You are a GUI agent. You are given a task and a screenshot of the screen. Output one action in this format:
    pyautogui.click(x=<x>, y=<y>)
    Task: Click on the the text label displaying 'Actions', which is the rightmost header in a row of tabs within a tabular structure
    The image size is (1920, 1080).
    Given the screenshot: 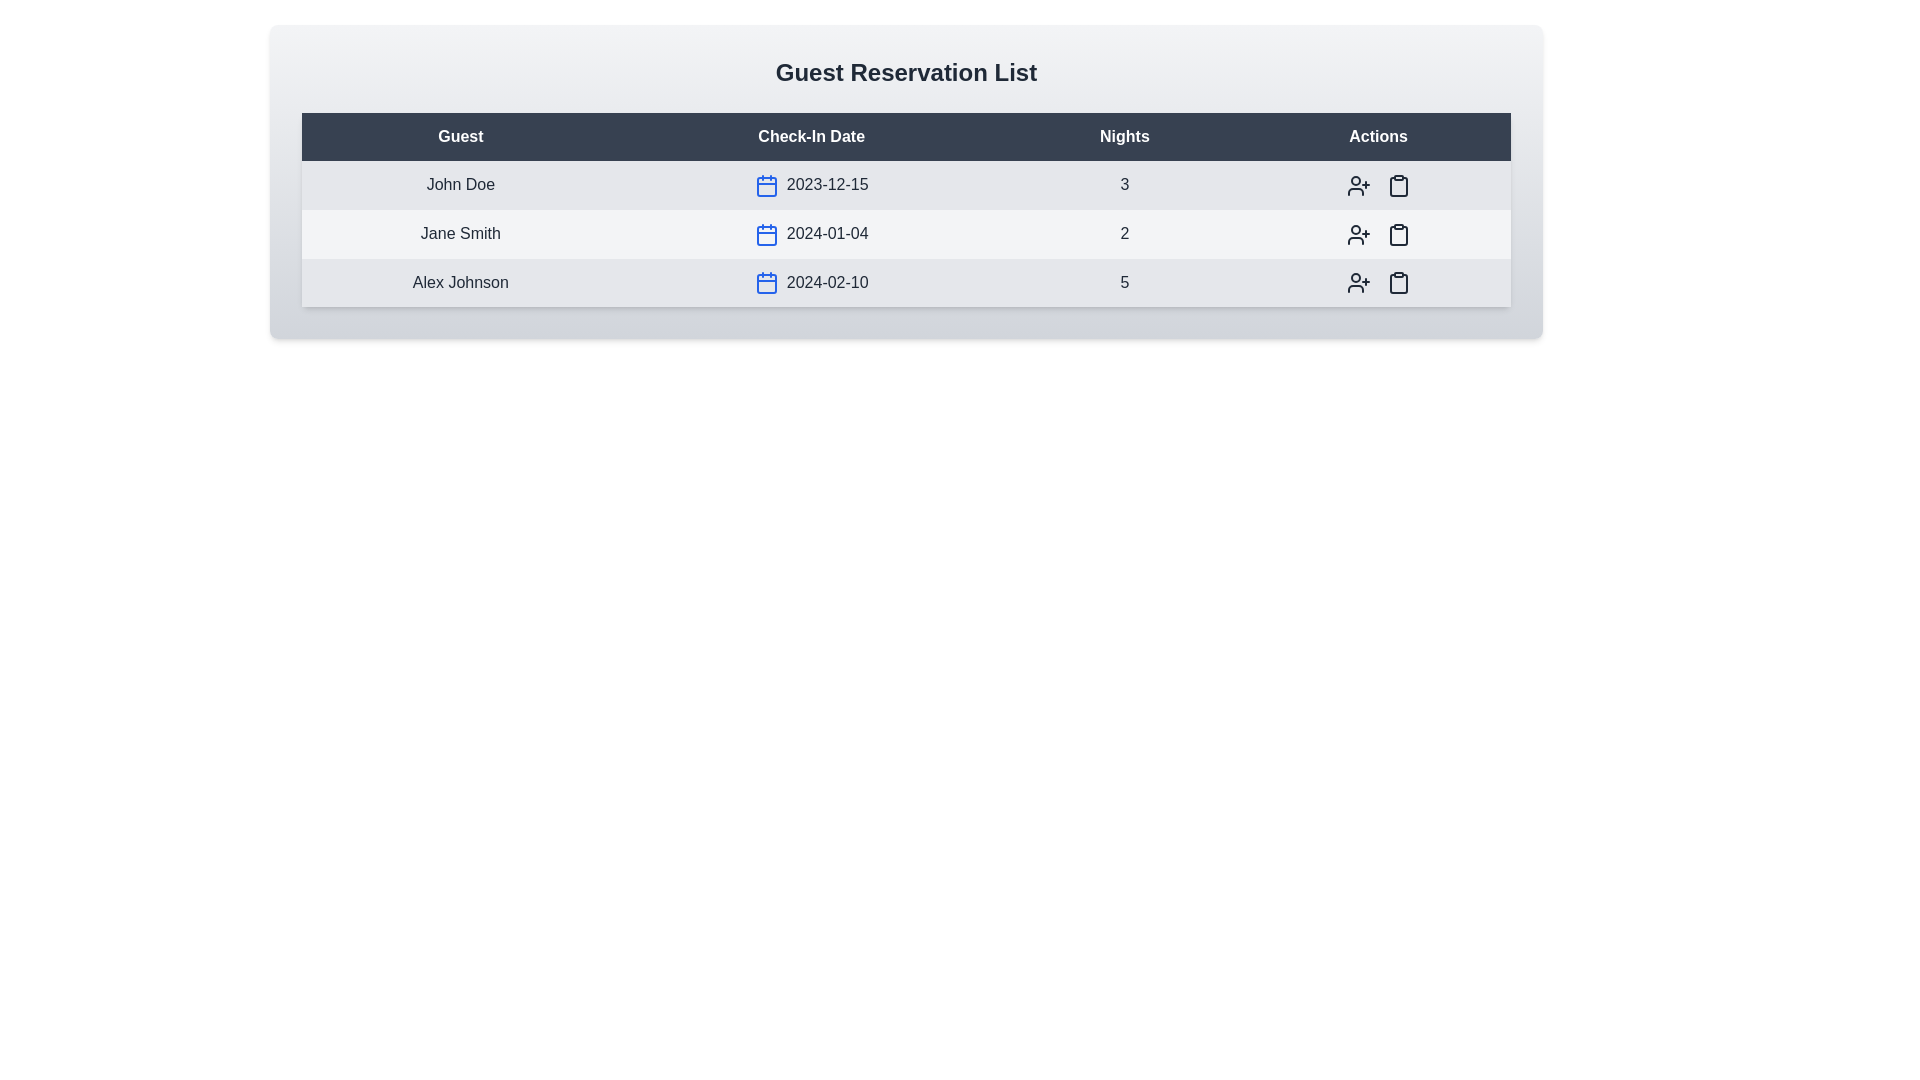 What is the action you would take?
    pyautogui.click(x=1377, y=136)
    